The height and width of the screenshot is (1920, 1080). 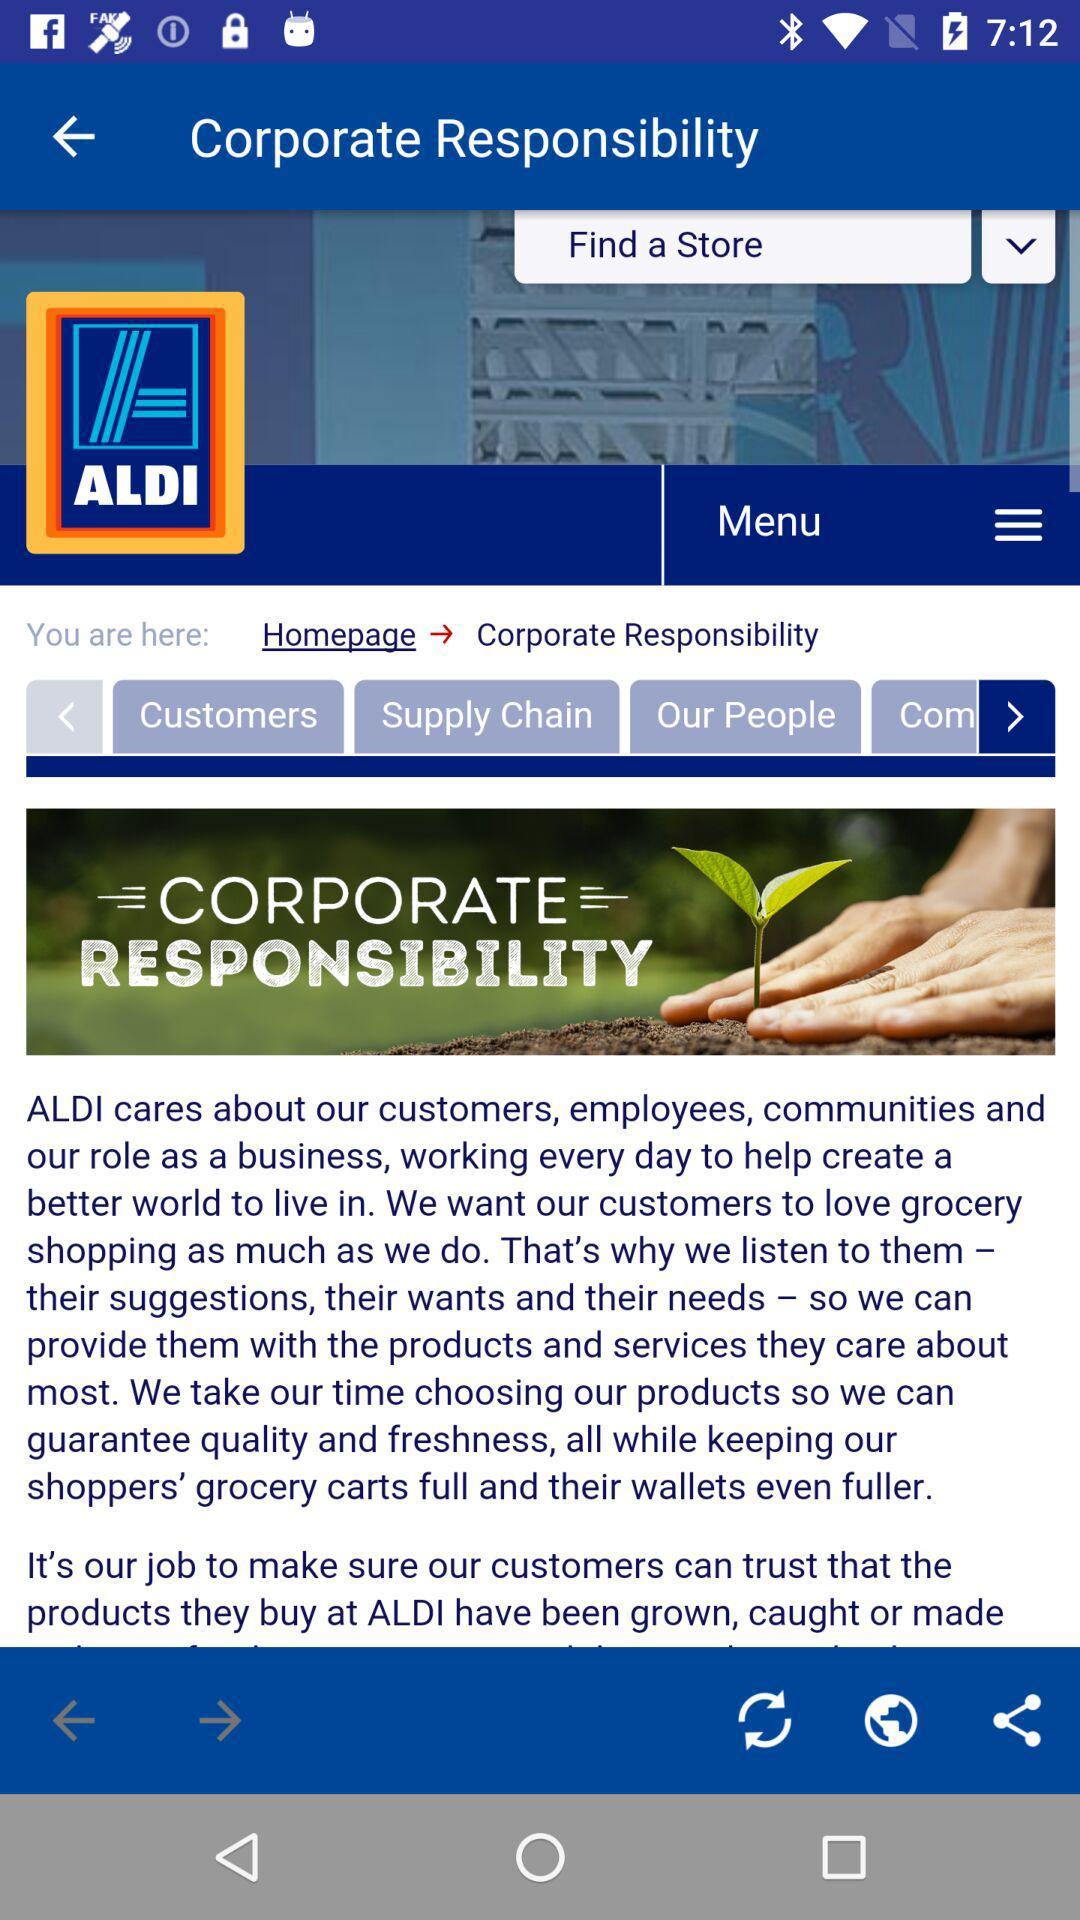 What do you see at coordinates (72, 1719) in the screenshot?
I see `previous` at bounding box center [72, 1719].